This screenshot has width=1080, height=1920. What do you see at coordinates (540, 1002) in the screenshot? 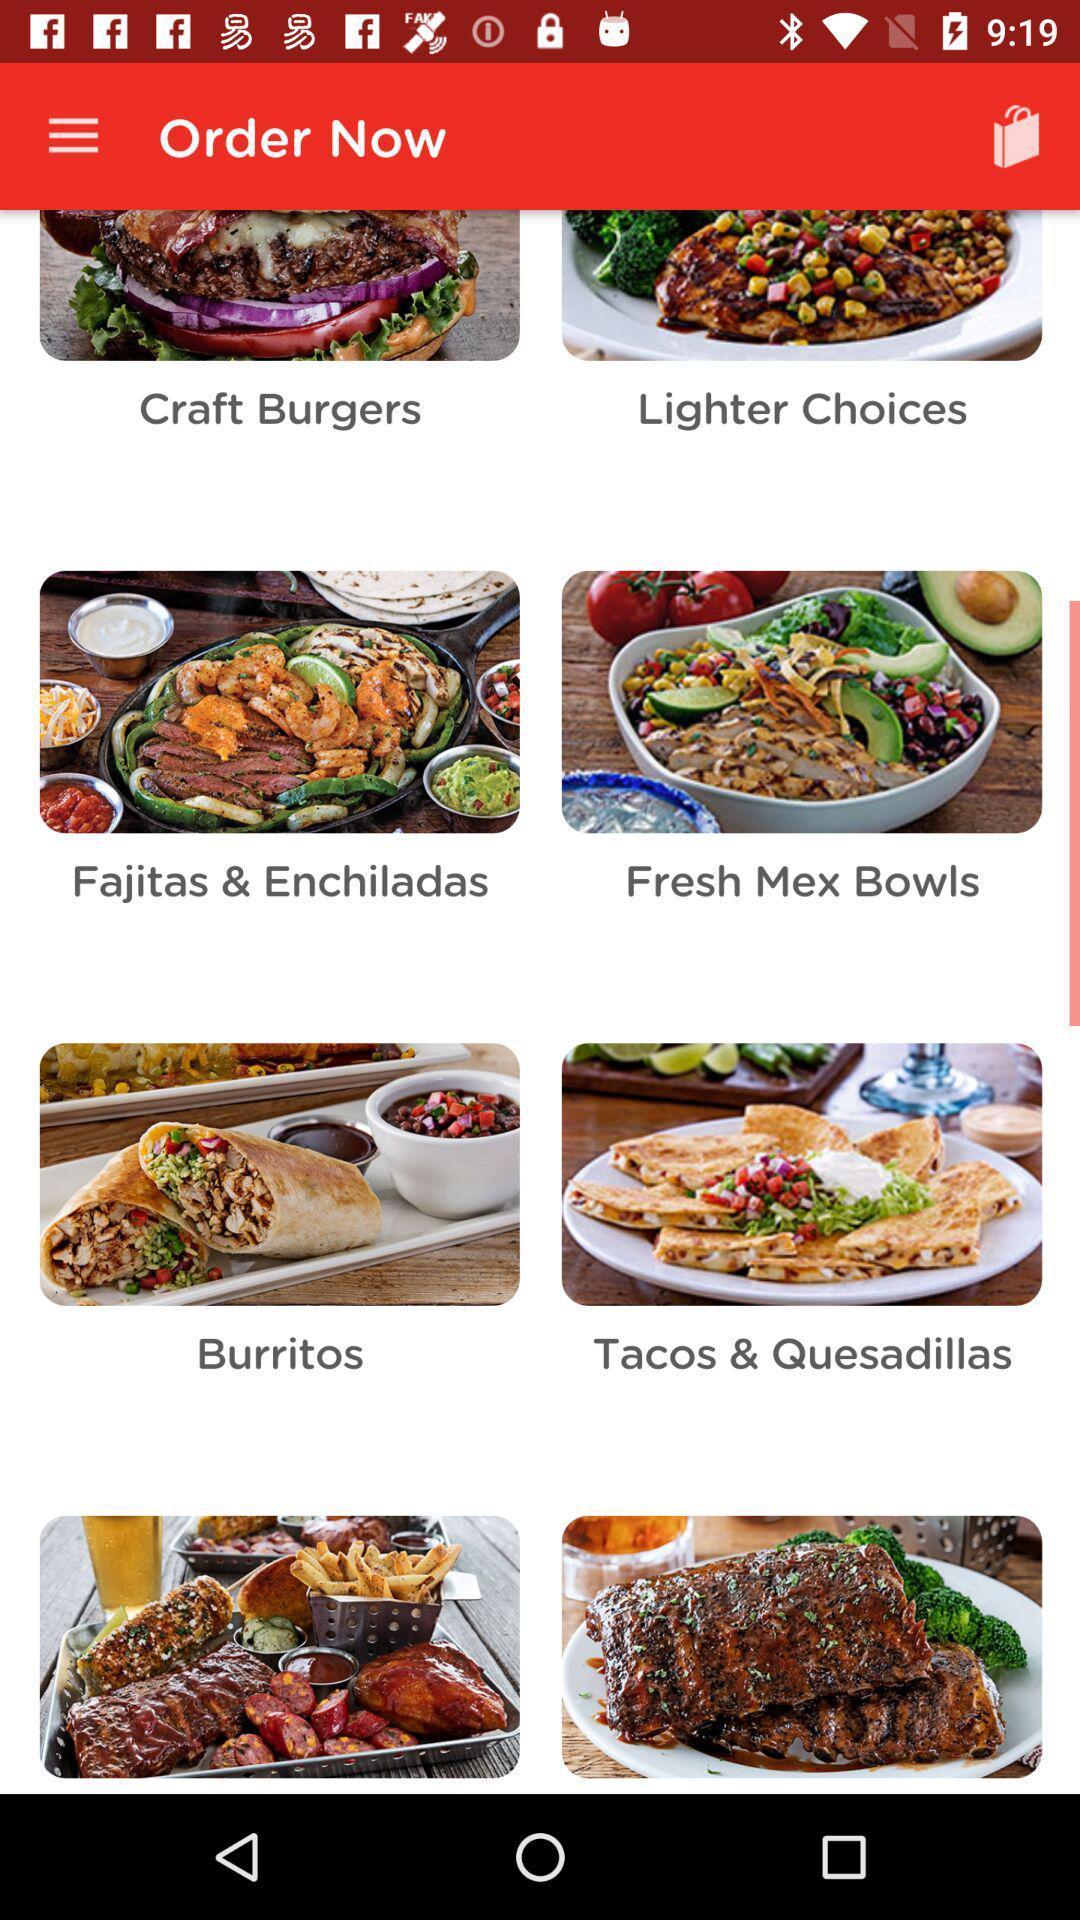
I see `food menu` at bounding box center [540, 1002].